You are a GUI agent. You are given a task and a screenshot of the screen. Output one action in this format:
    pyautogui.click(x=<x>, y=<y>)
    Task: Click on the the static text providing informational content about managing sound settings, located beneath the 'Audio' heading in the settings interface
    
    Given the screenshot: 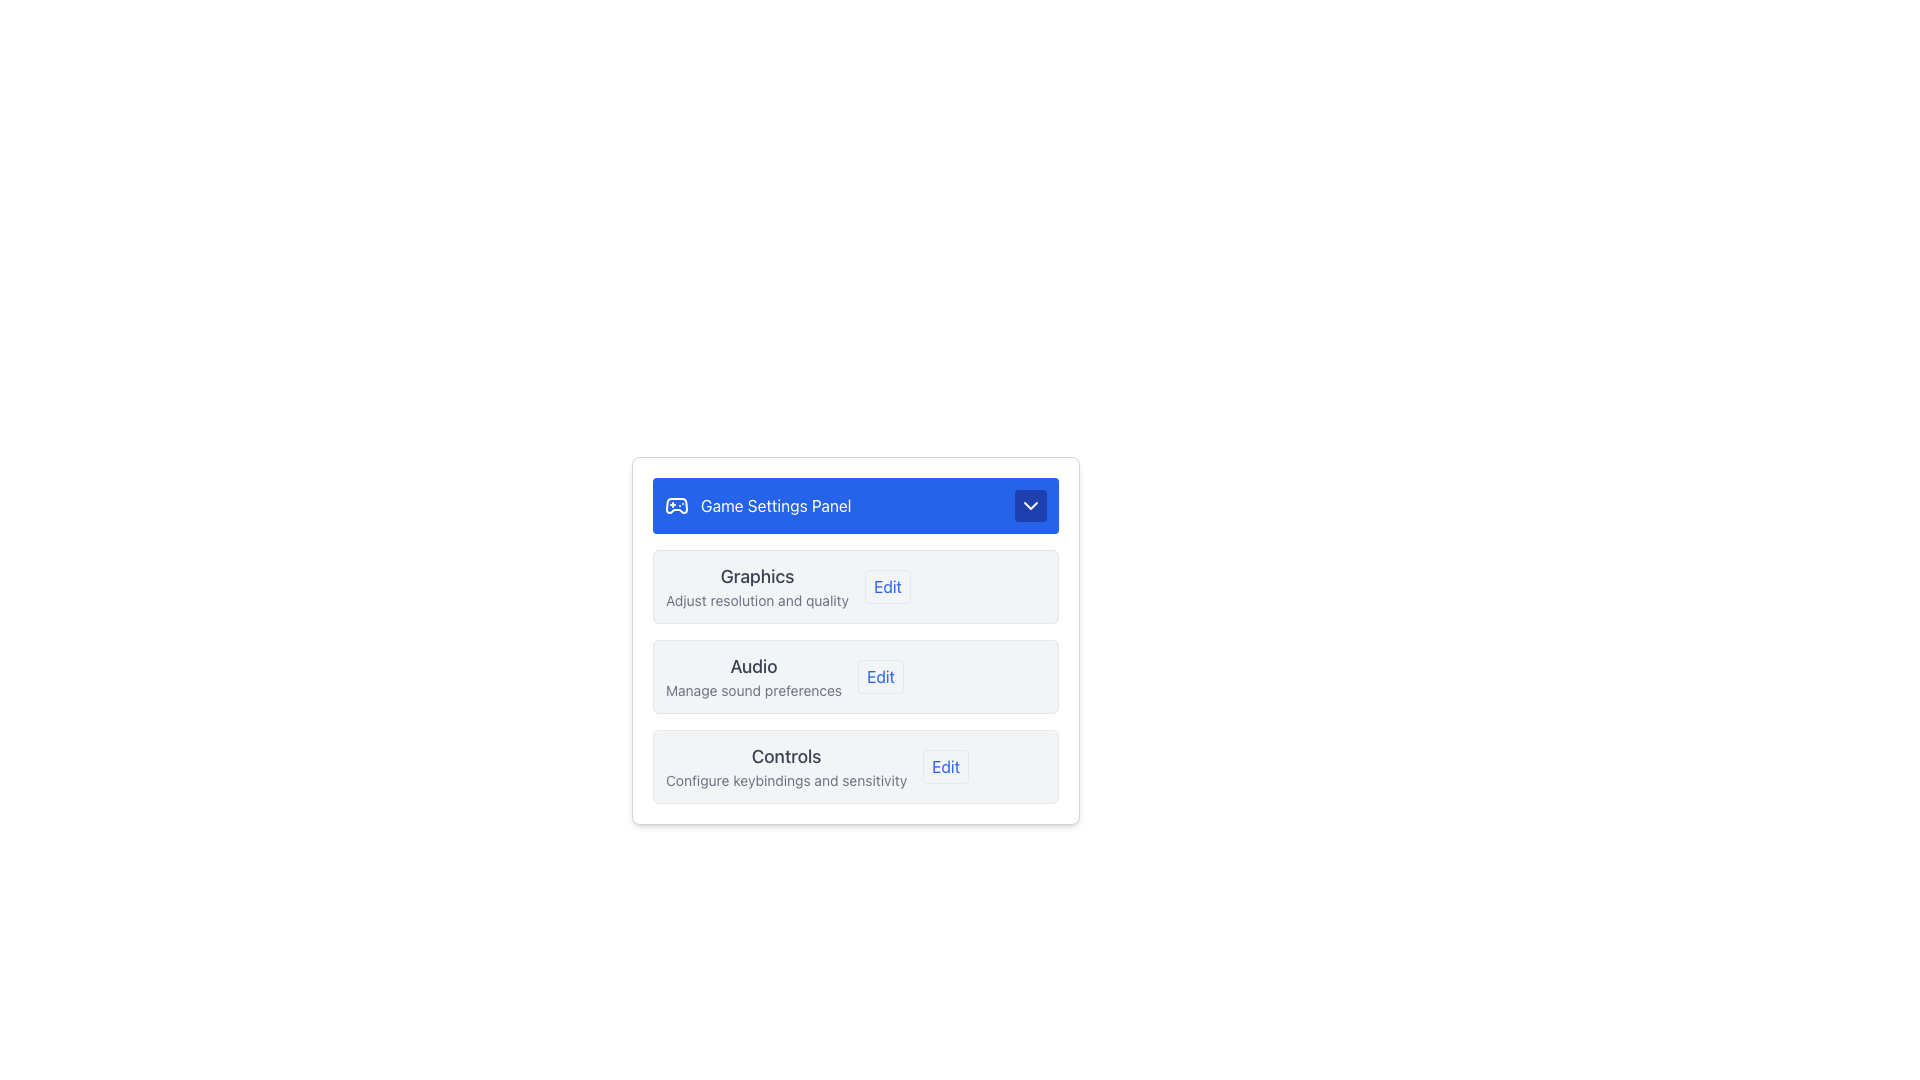 What is the action you would take?
    pyautogui.click(x=752, y=689)
    